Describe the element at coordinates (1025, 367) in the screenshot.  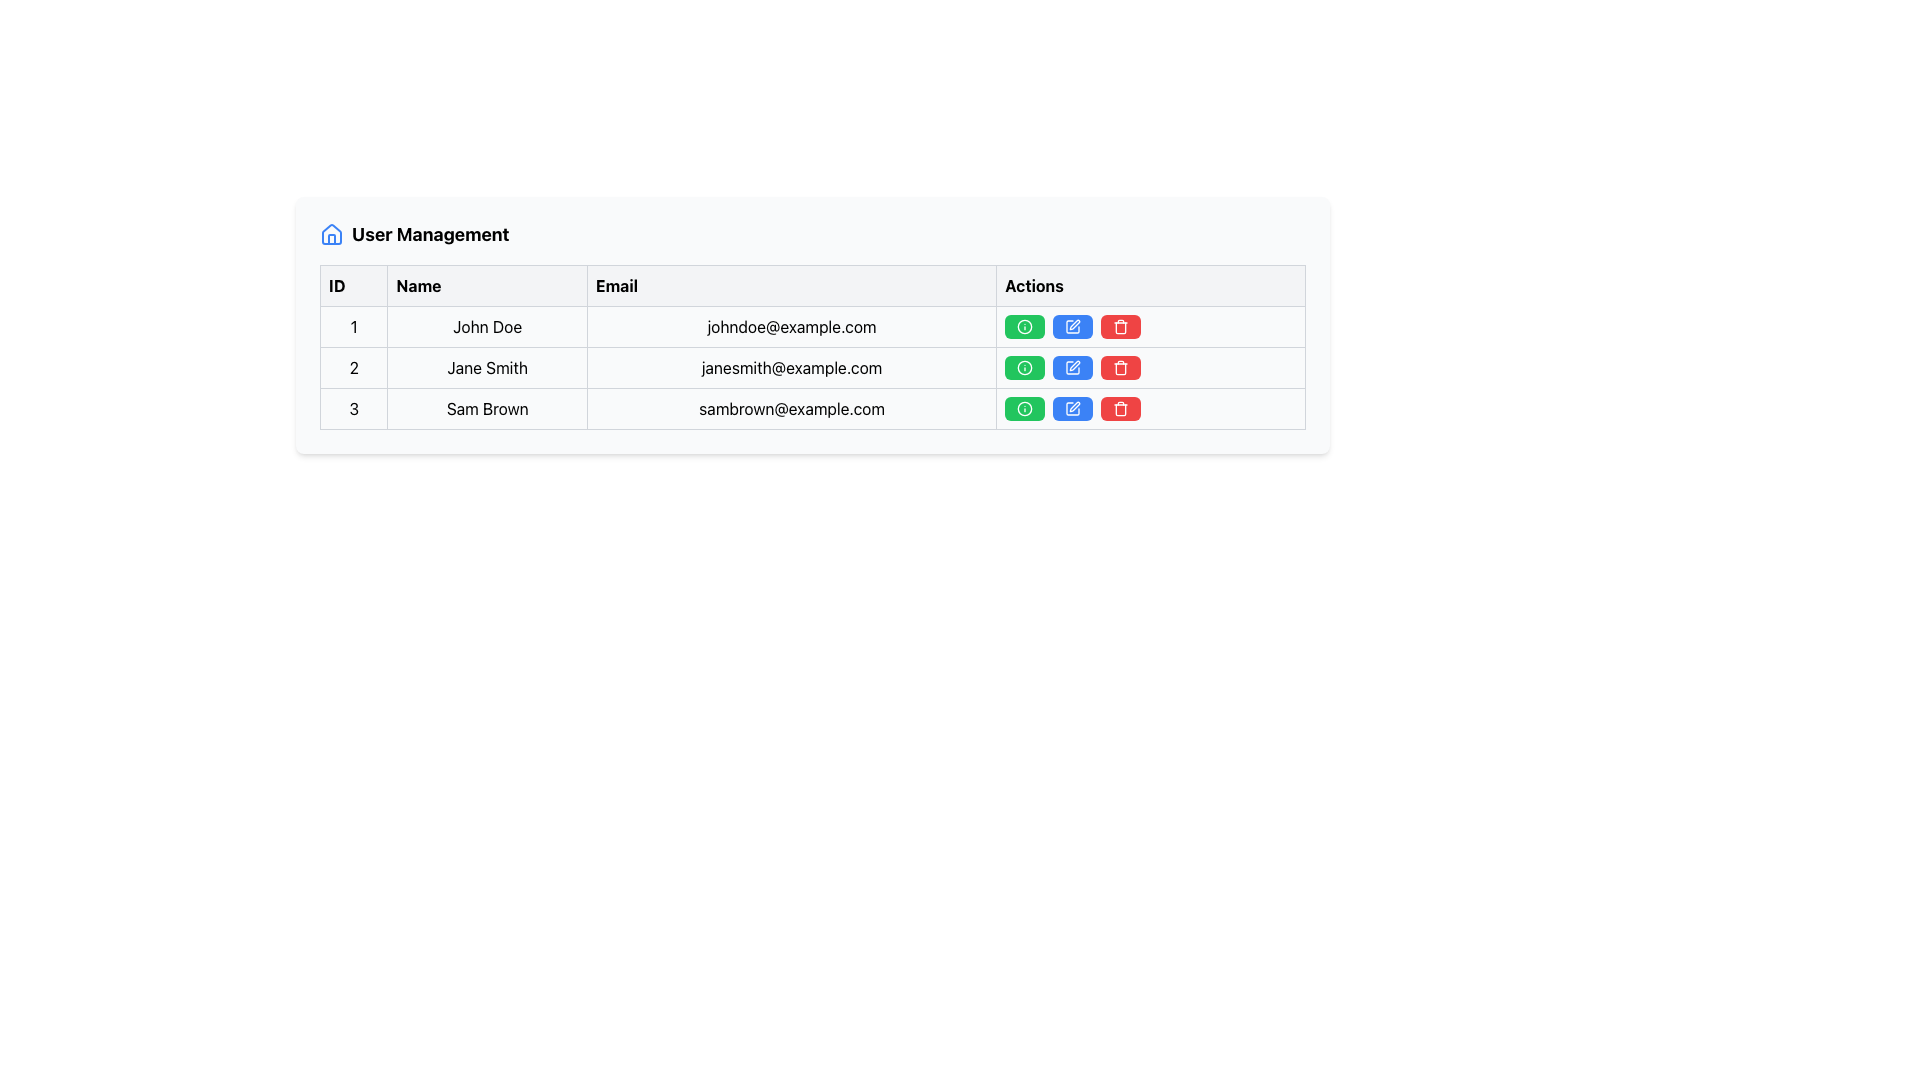
I see `the SVG graphic component (circle) located in the 'Actions' column of the second row representing user 'Jane Smith' with email 'janesmith@example.com'` at that location.